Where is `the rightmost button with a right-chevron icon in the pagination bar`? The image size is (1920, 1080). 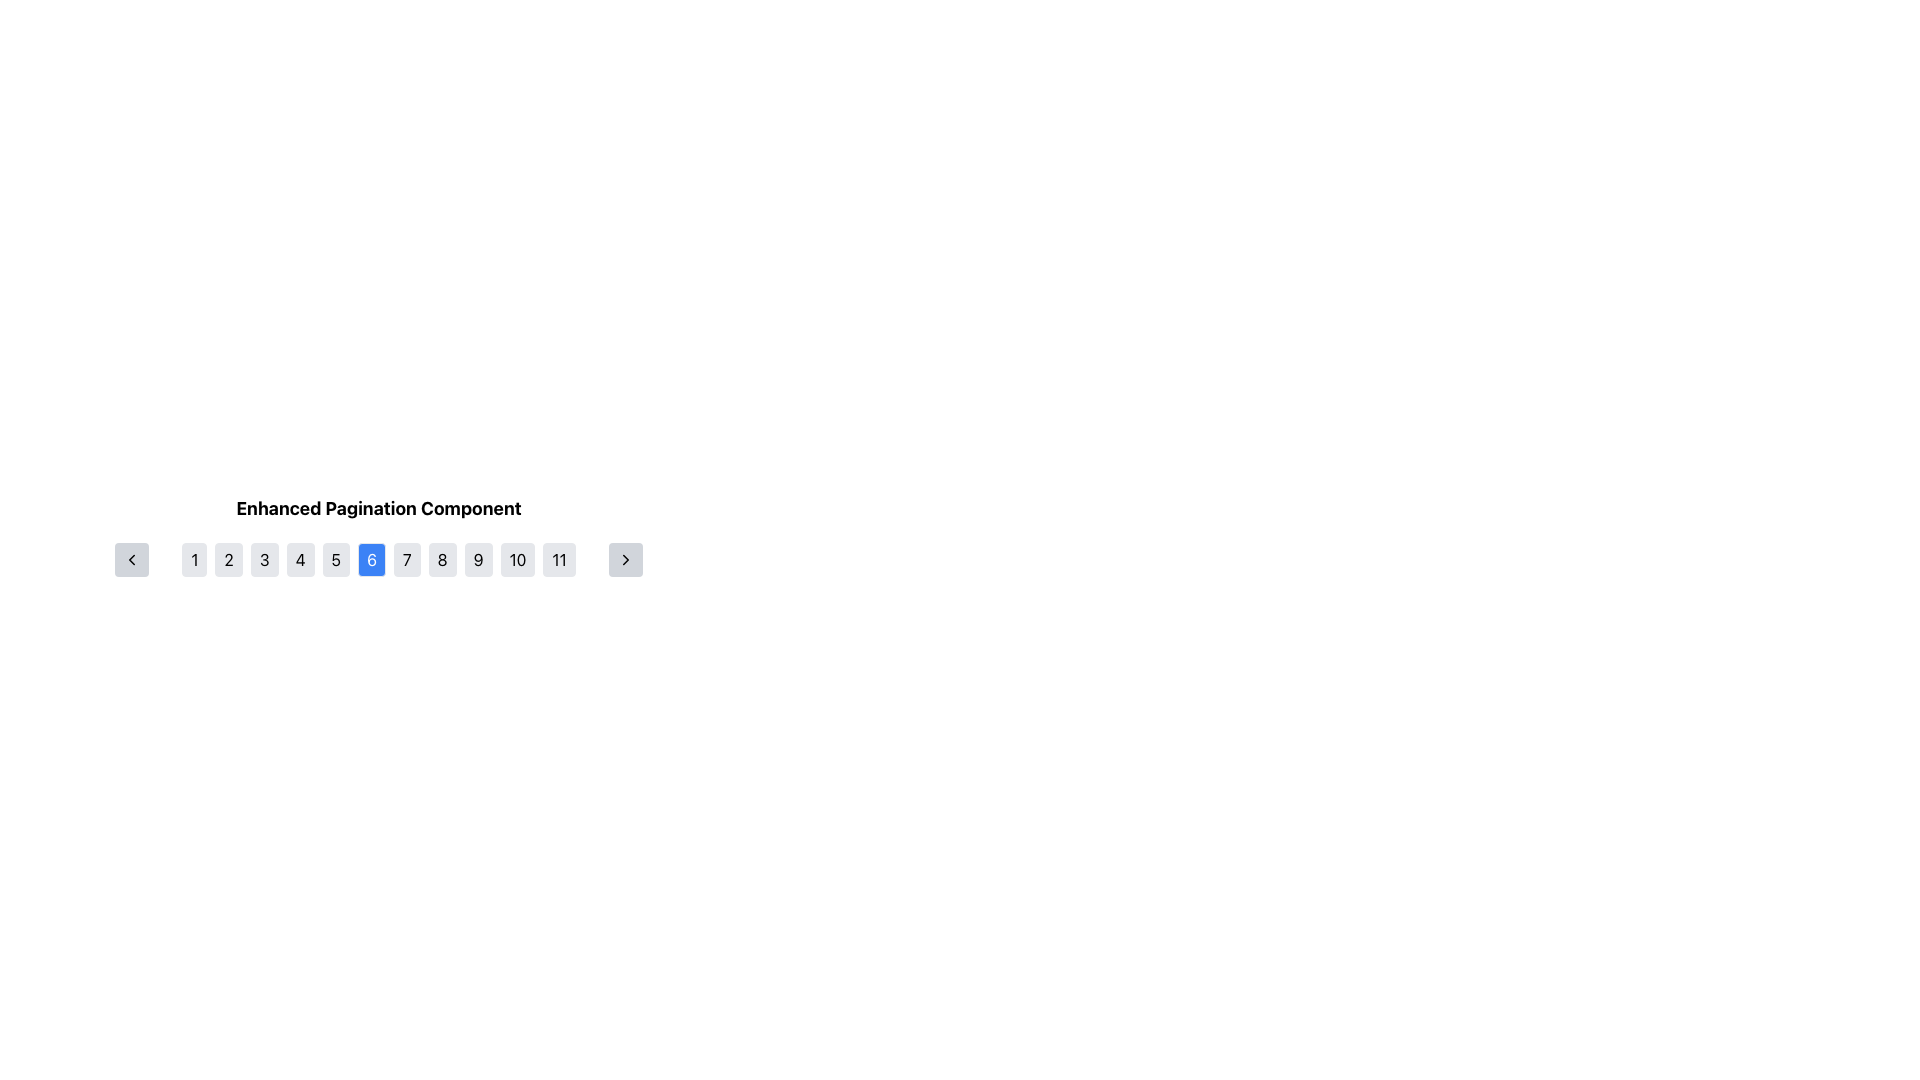 the rightmost button with a right-chevron icon in the pagination bar is located at coordinates (624, 559).